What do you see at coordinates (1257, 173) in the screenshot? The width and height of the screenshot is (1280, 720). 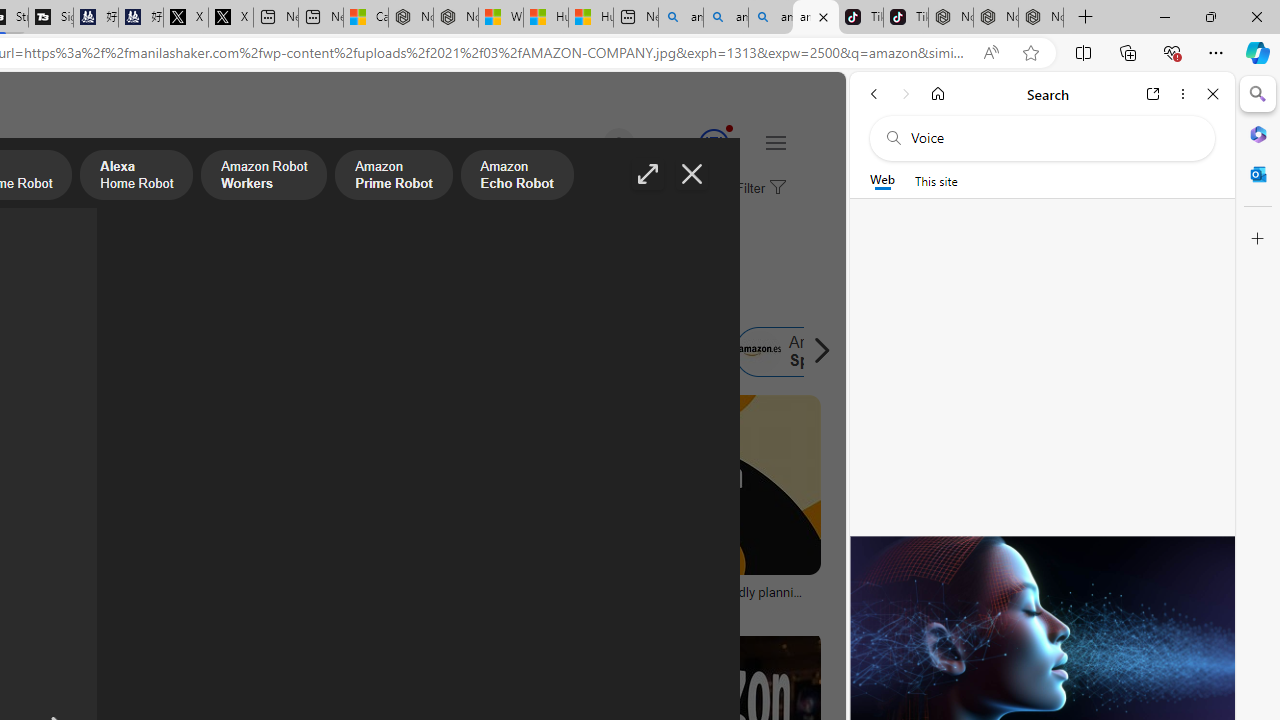 I see `'Outlook'` at bounding box center [1257, 173].